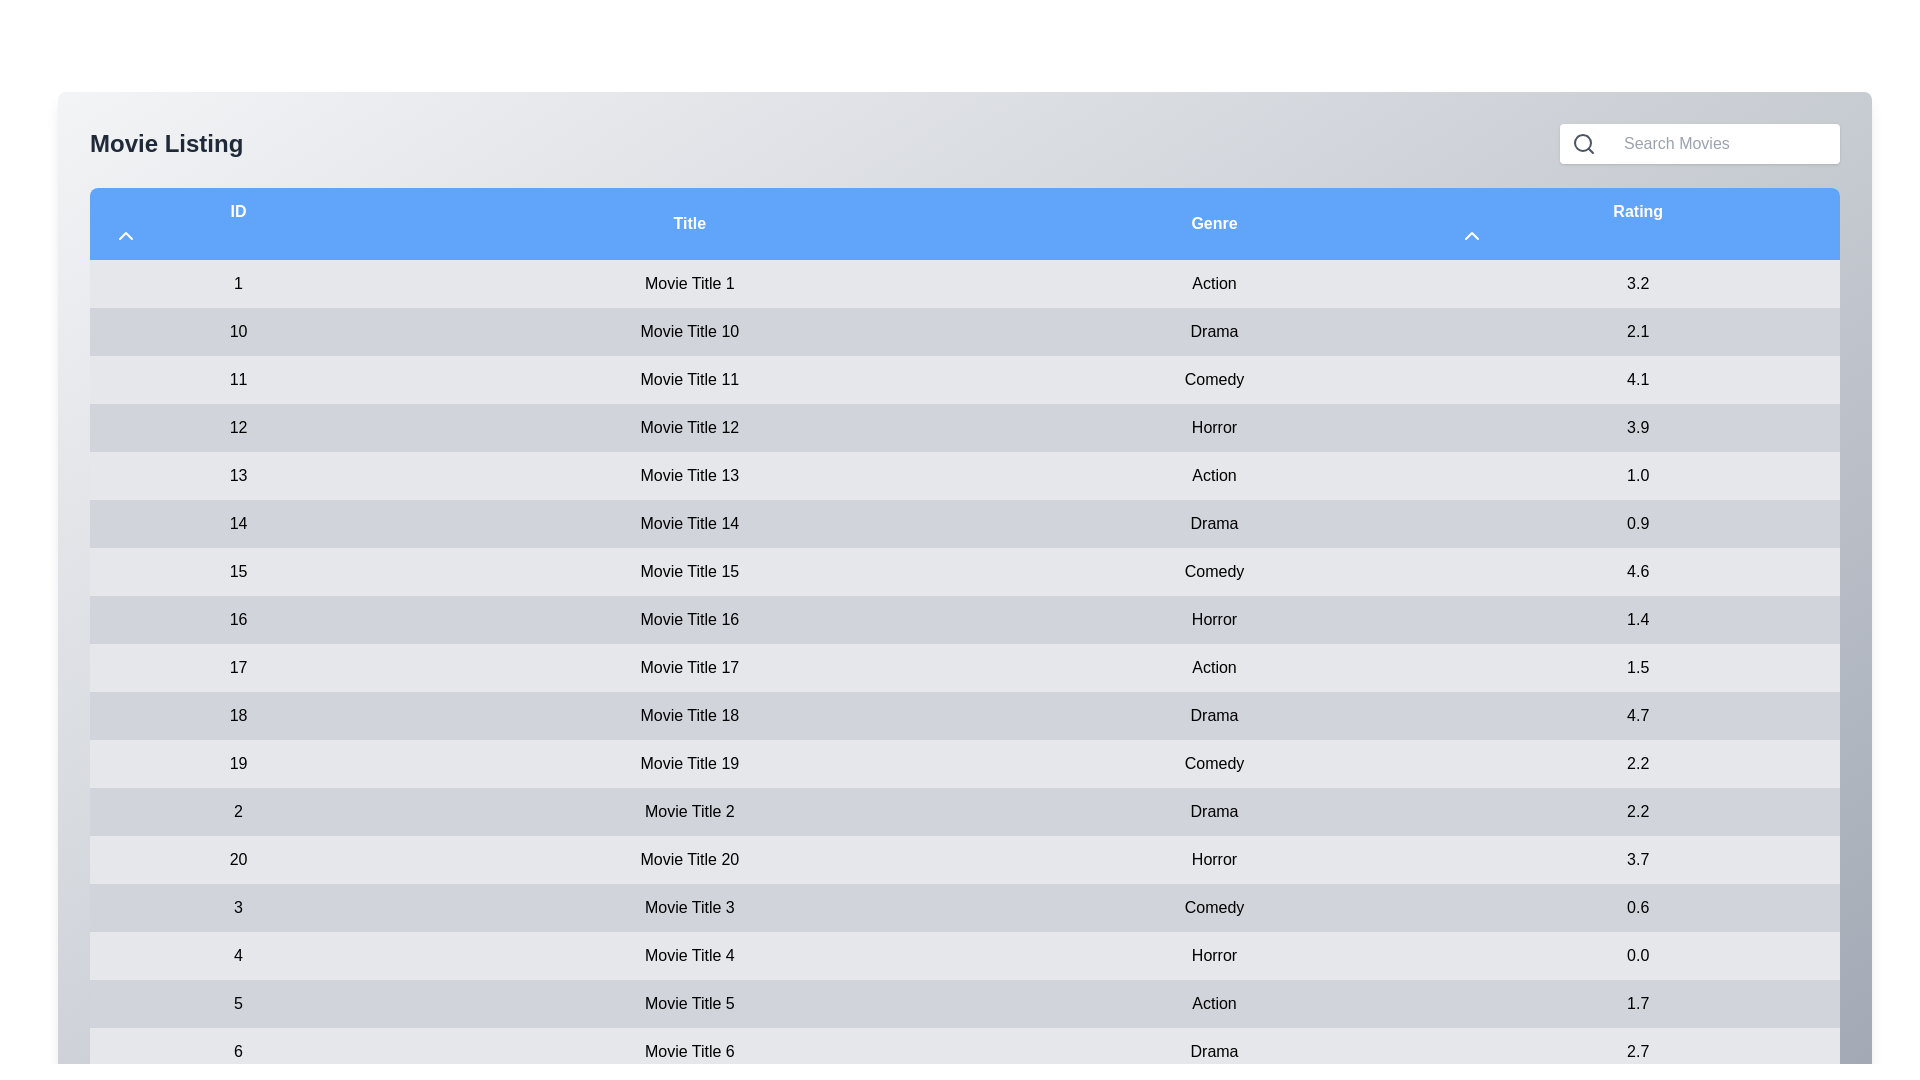  What do you see at coordinates (1637, 223) in the screenshot?
I see `the 'Rating' column header to toggle the sorting order` at bounding box center [1637, 223].